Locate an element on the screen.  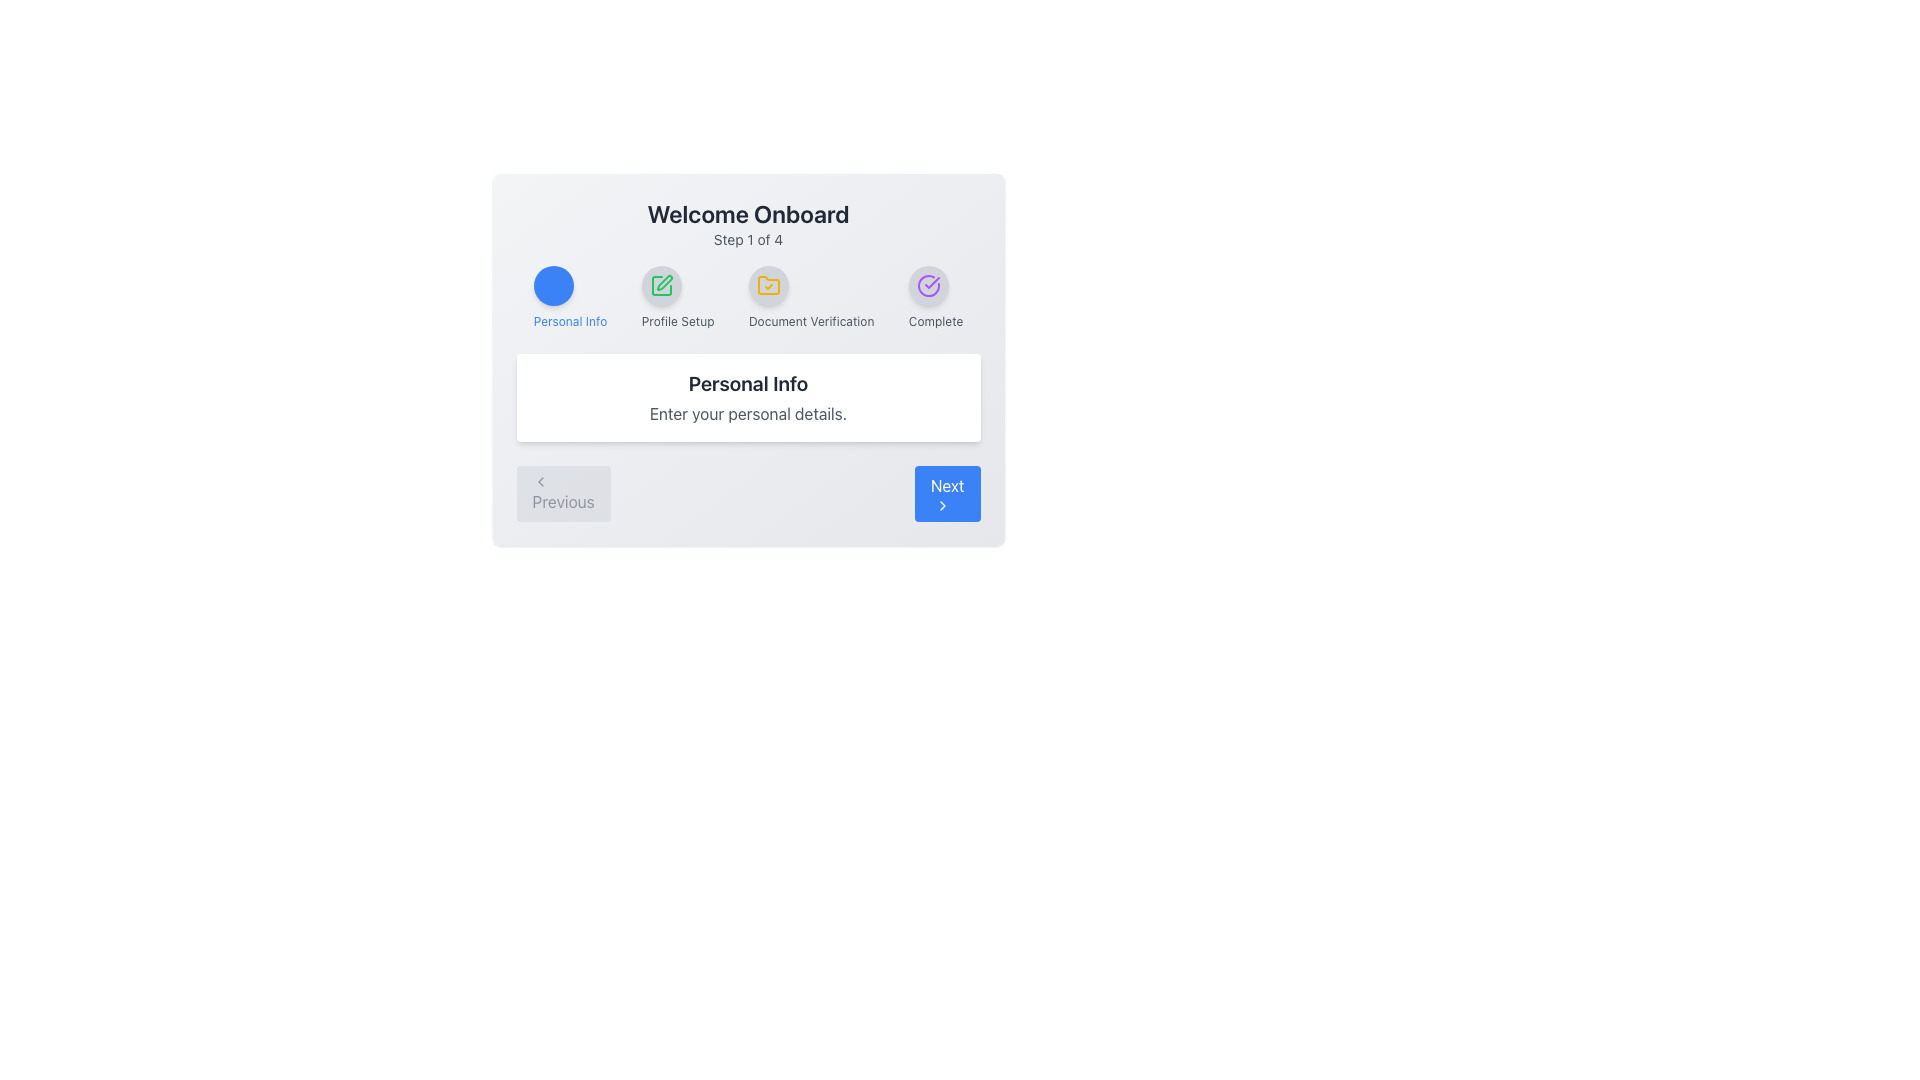
text content of the label displaying 'Step 1 of 4' which is styled in gray and located beneath the heading 'Welcome Onboard' is located at coordinates (747, 238).